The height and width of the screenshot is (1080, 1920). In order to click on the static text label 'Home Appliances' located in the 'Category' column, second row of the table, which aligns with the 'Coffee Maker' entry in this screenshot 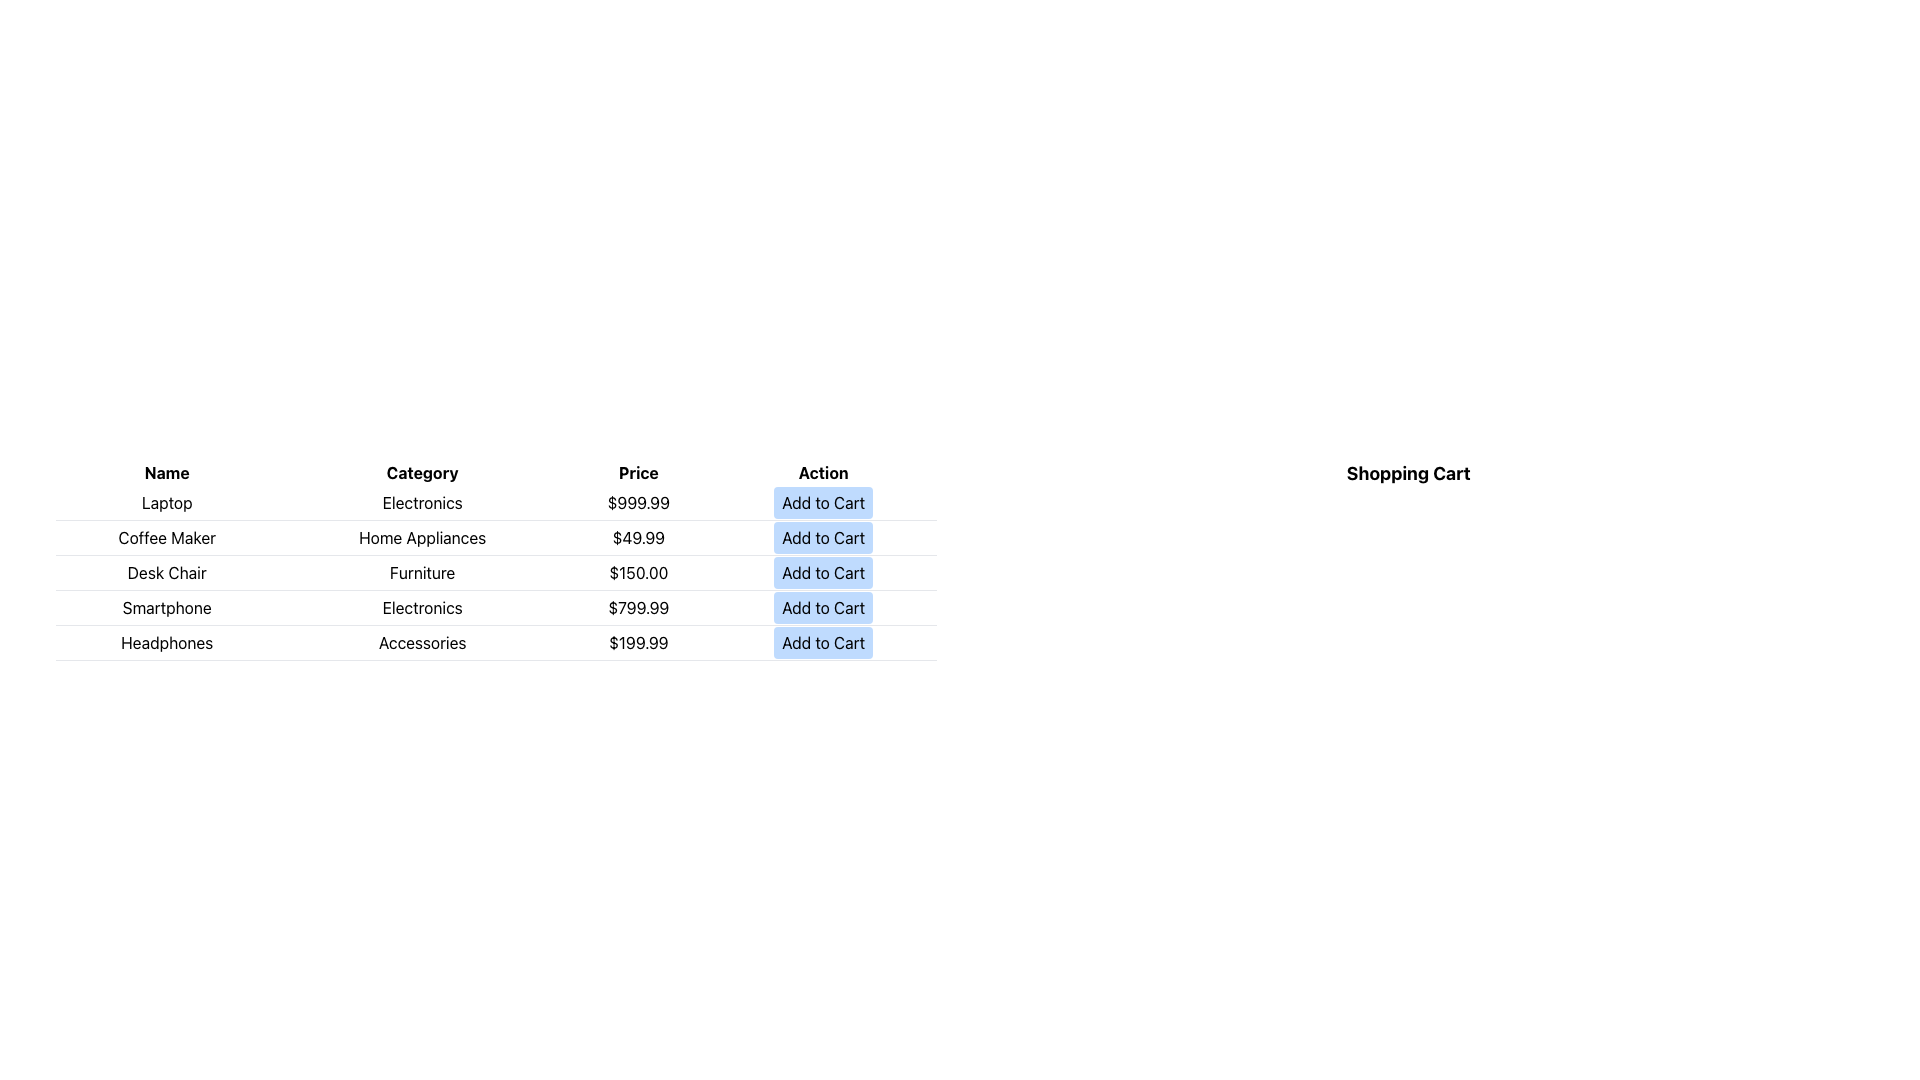, I will do `click(421, 536)`.